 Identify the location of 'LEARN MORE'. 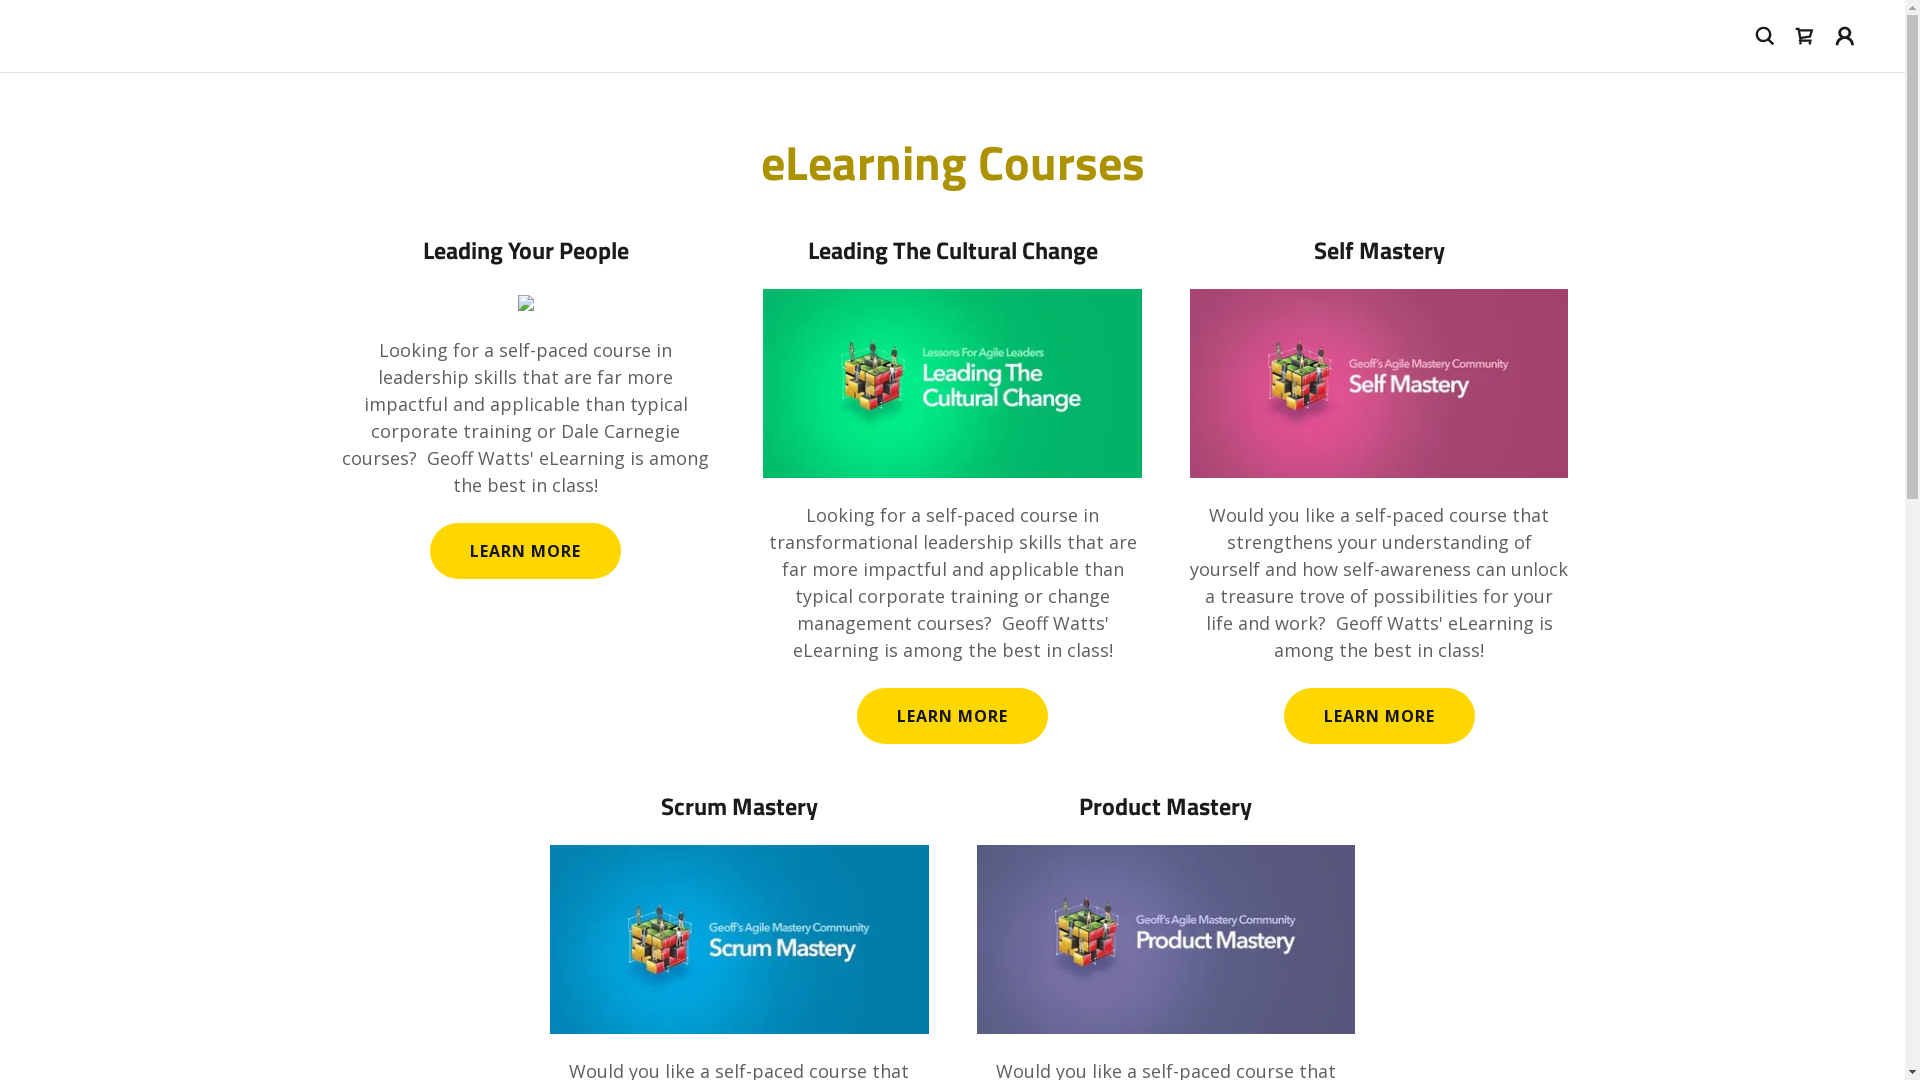
(429, 551).